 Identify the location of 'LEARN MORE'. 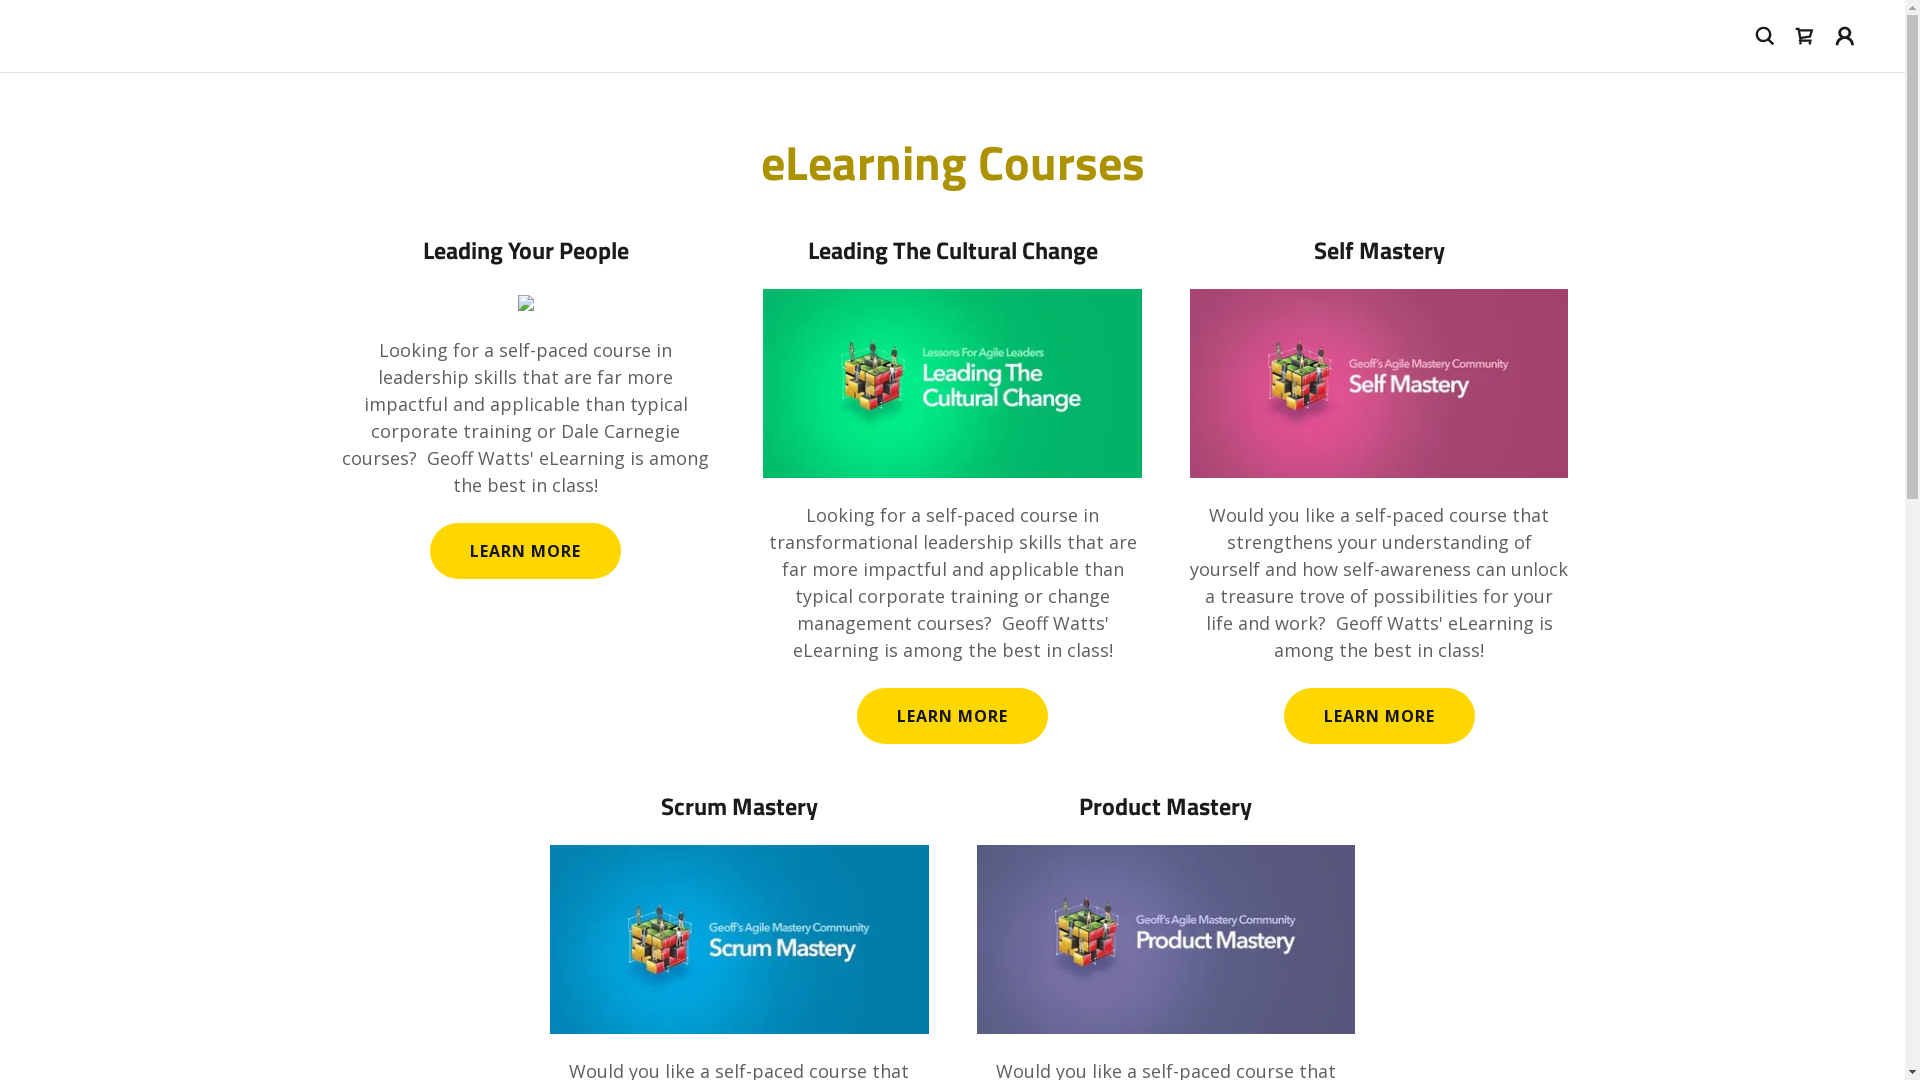
(429, 551).